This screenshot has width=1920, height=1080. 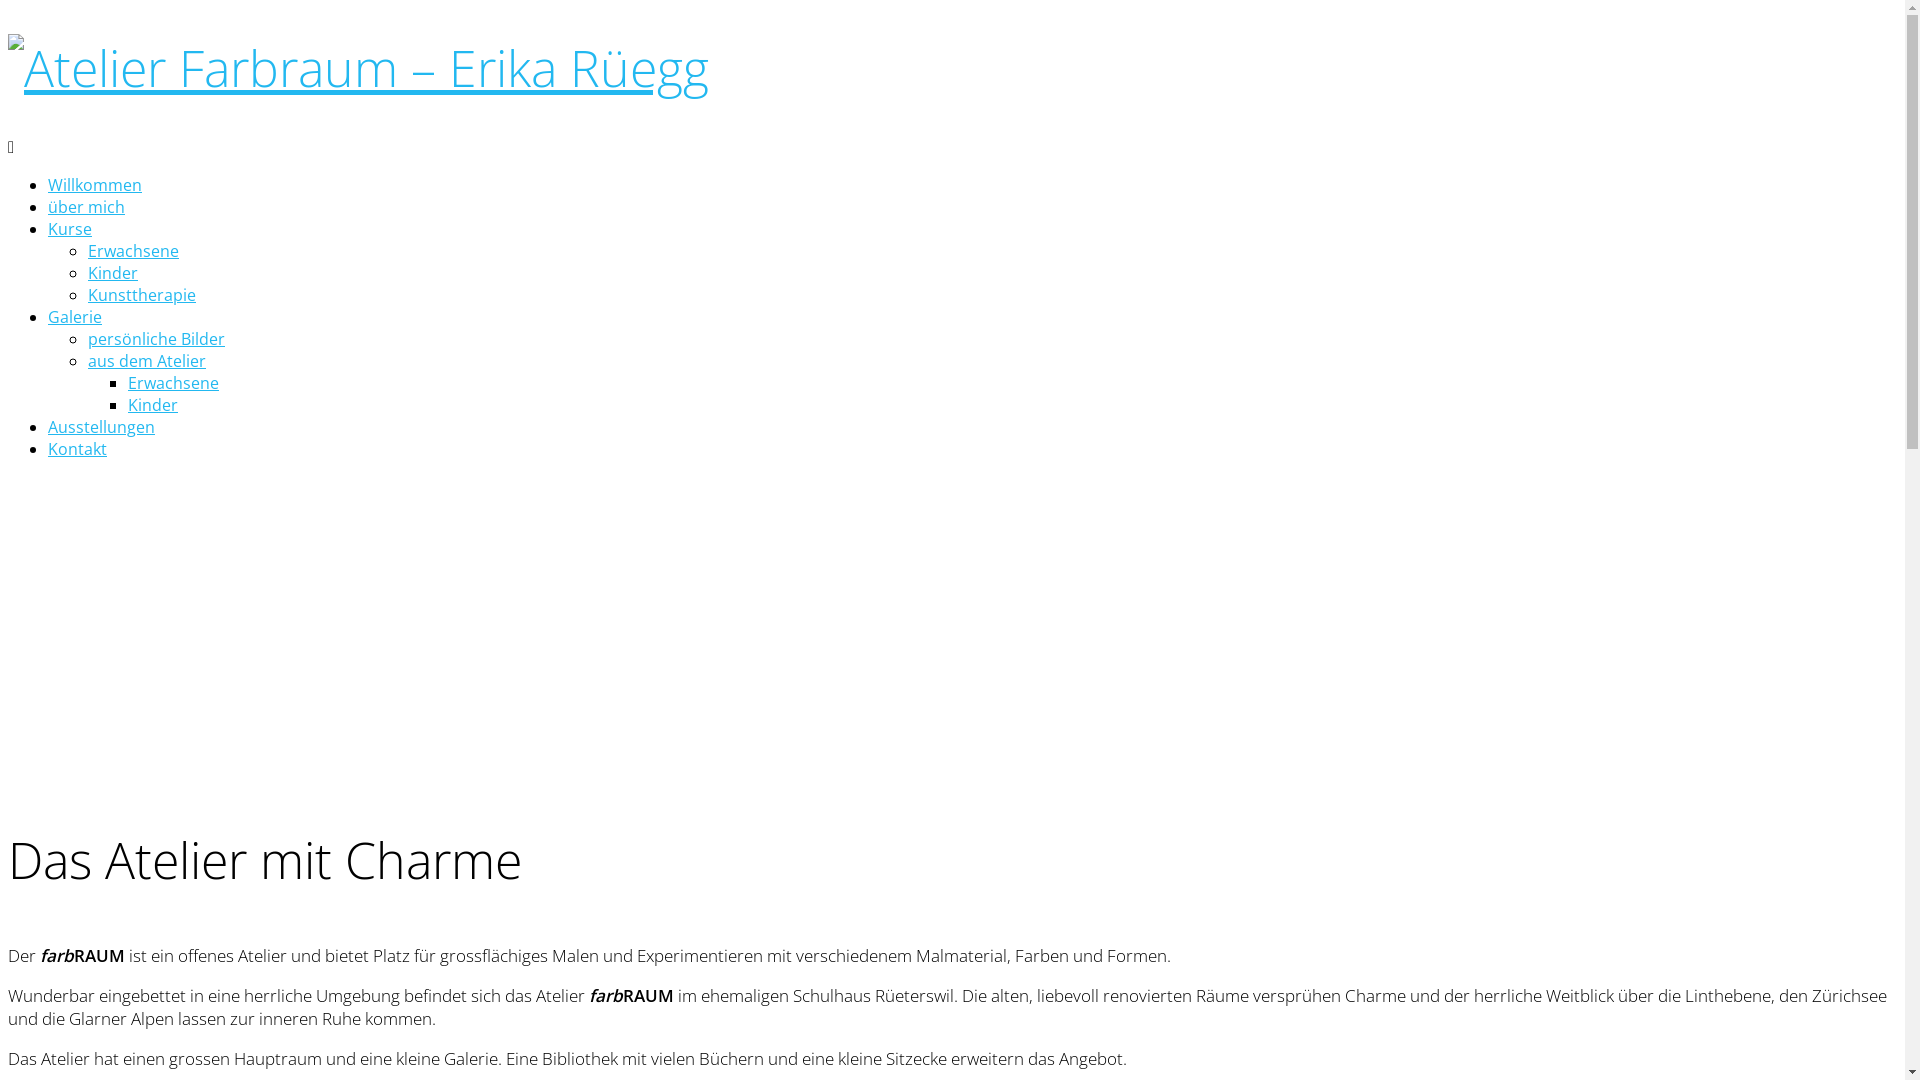 What do you see at coordinates (112, 273) in the screenshot?
I see `'Kinder'` at bounding box center [112, 273].